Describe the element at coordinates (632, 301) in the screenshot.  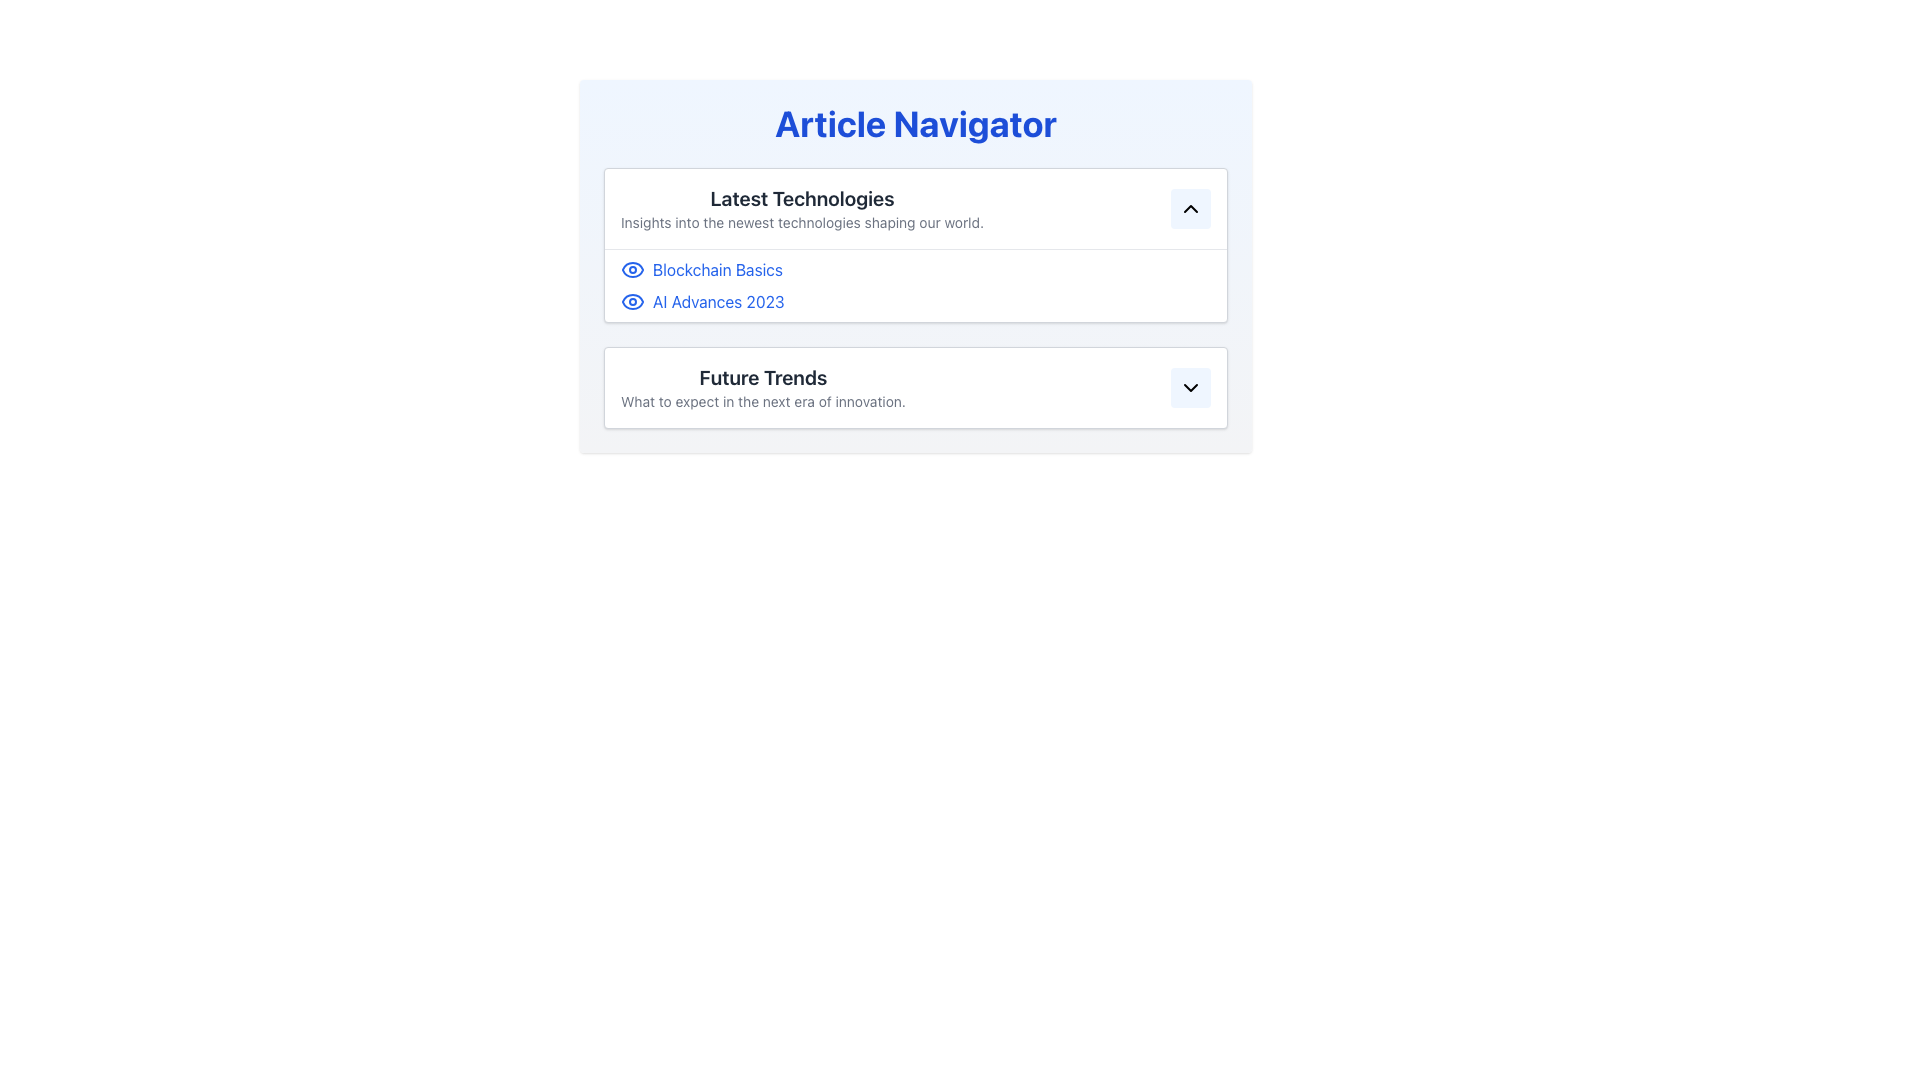
I see `the eye icon indicating visibility, located to the left of the 'AI Advances 2023' link in the 'Latest Technologies' section of the 'Article Navigator'` at that location.